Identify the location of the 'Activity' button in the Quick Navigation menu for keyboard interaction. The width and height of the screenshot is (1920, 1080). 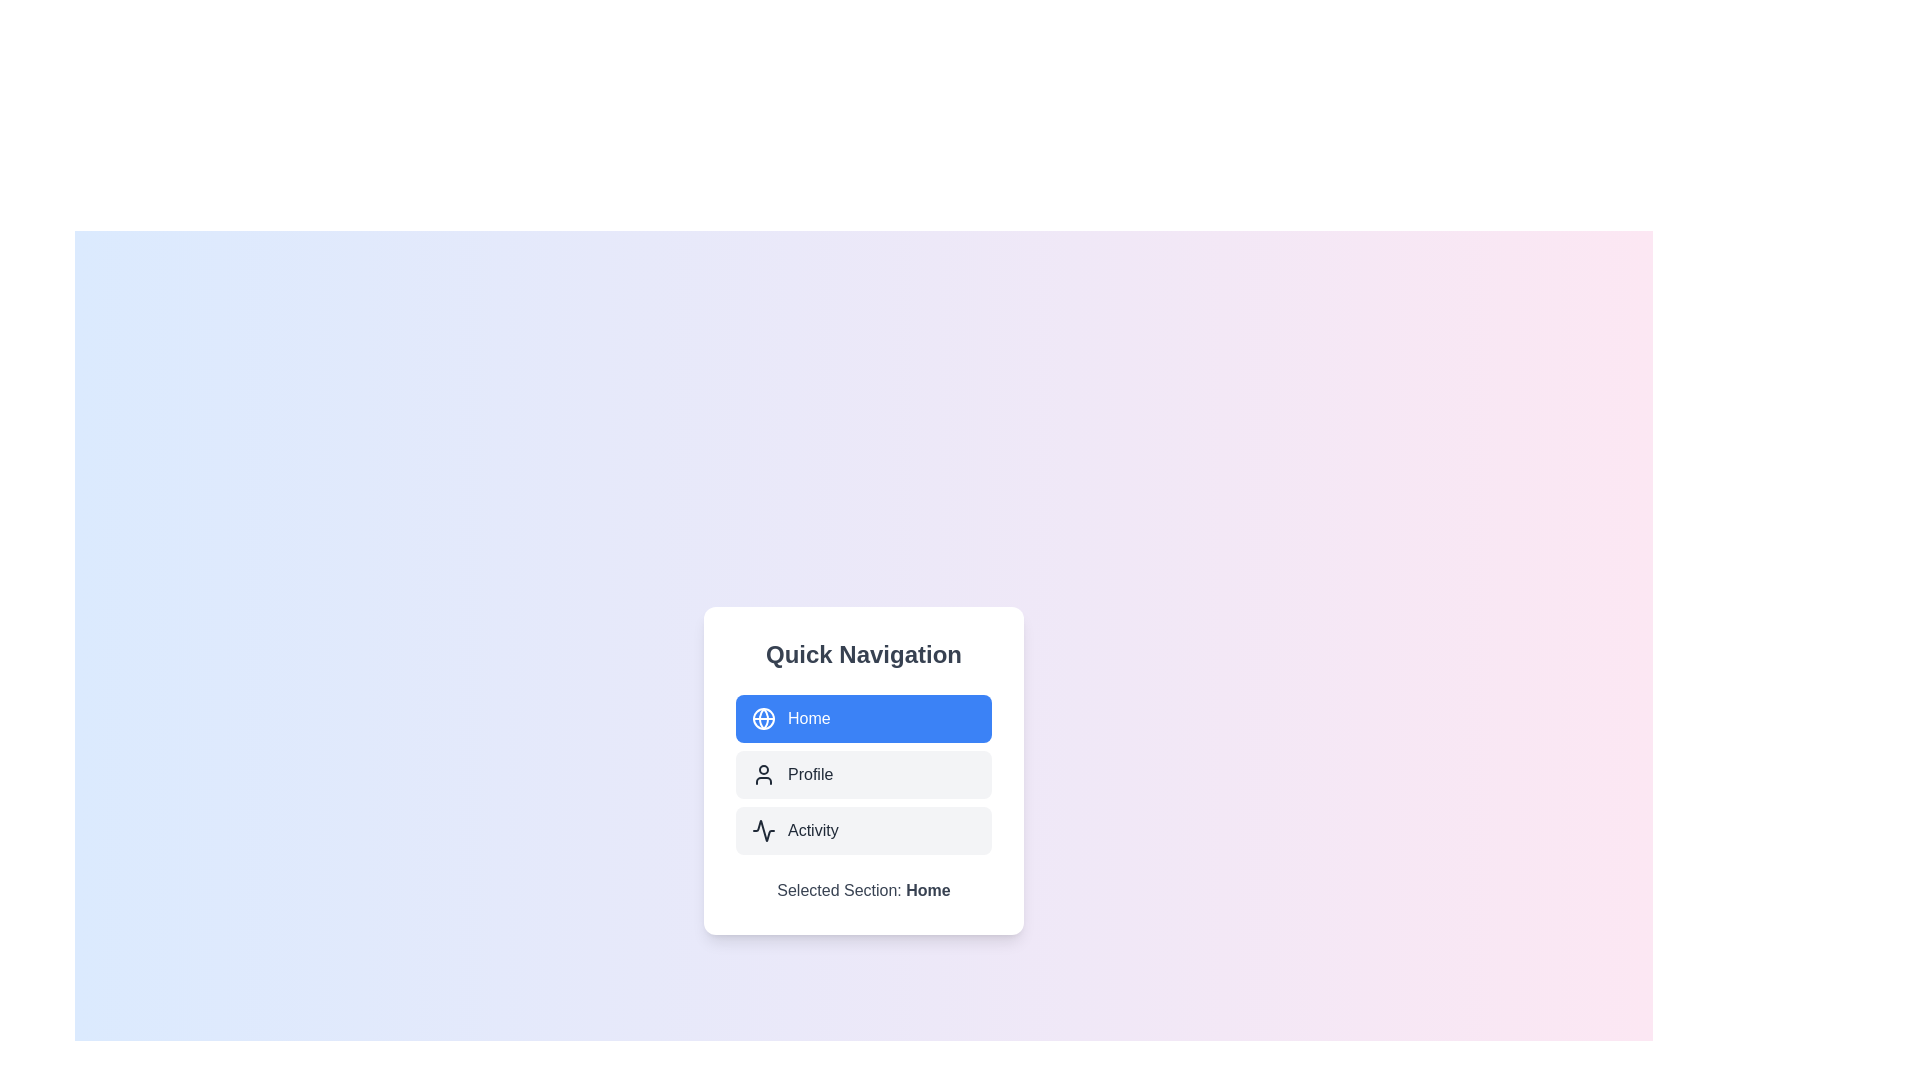
(864, 830).